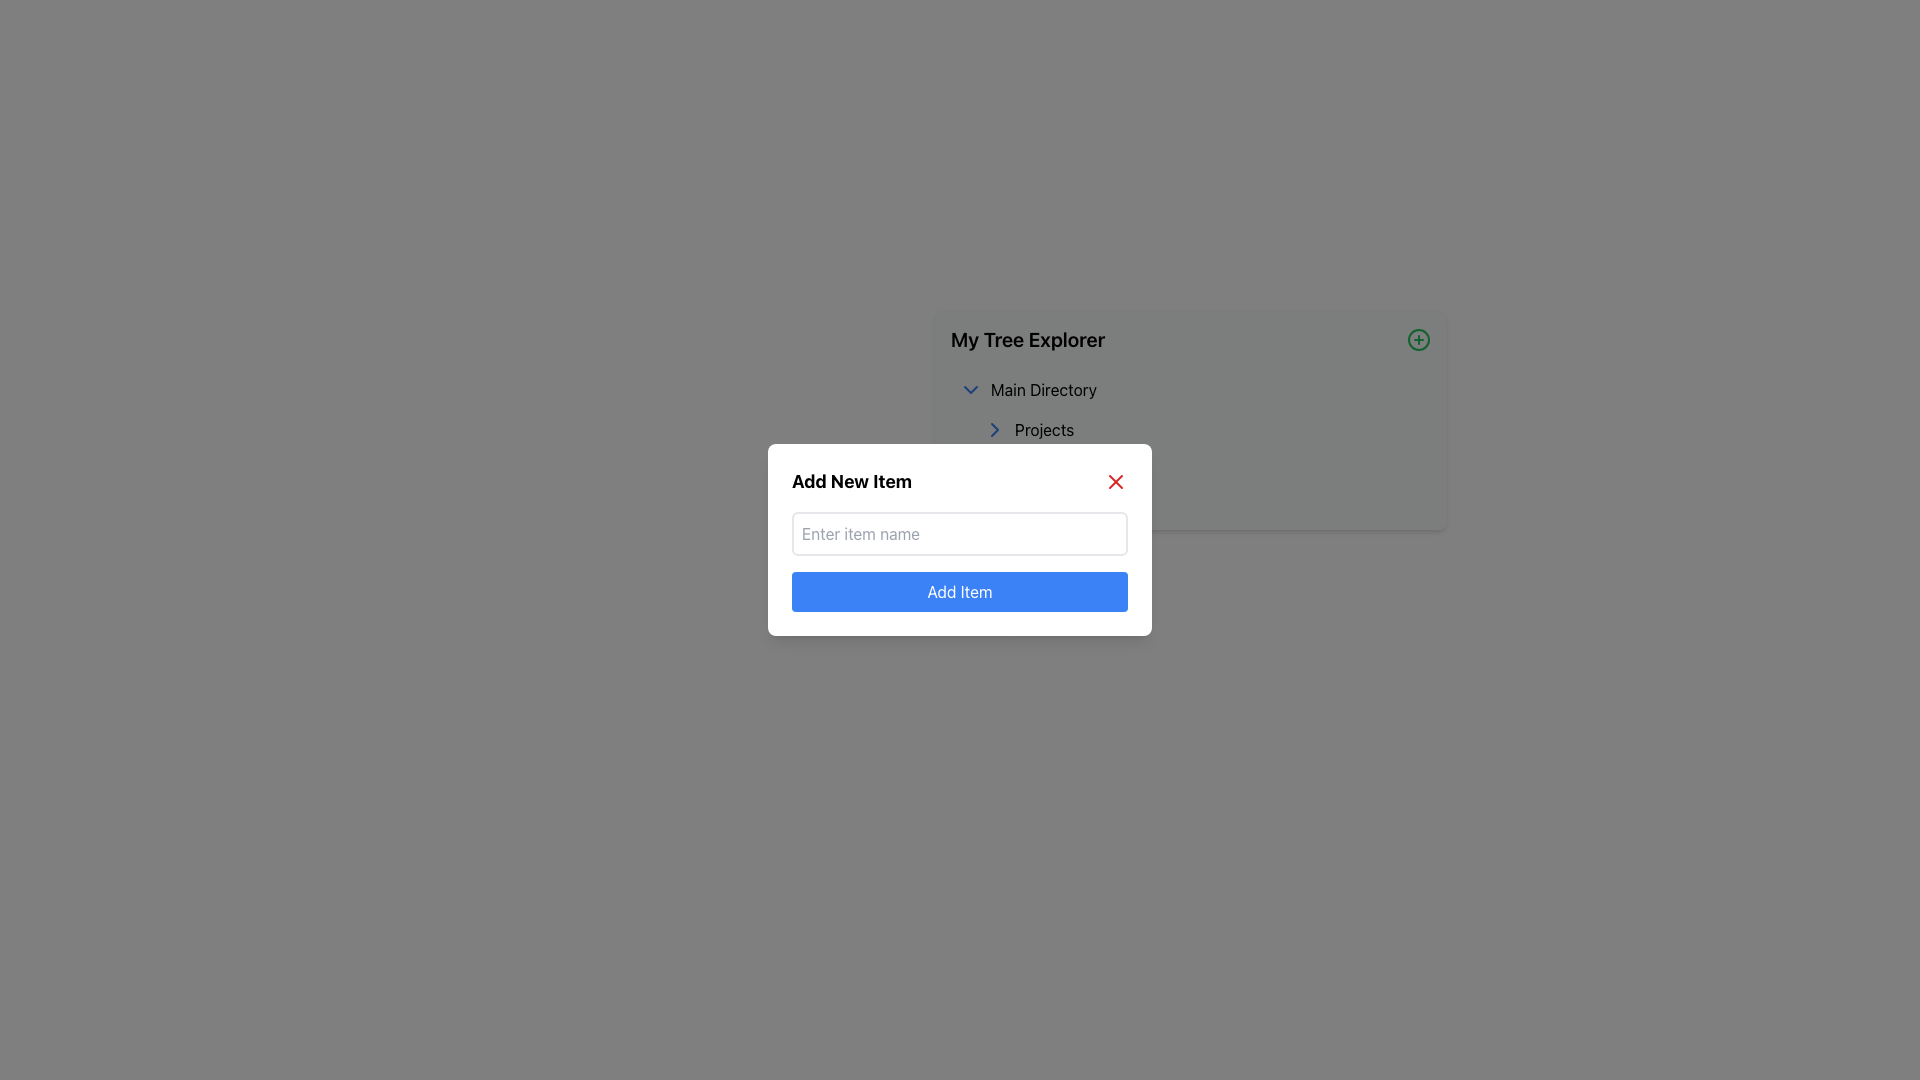 Image resolution: width=1920 pixels, height=1080 pixels. Describe the element at coordinates (994, 428) in the screenshot. I see `the rightward-pointing chevron arrow icon located within the 'Projects' subsection of the tree explorer interface by navigating via keyboard or interface` at that location.